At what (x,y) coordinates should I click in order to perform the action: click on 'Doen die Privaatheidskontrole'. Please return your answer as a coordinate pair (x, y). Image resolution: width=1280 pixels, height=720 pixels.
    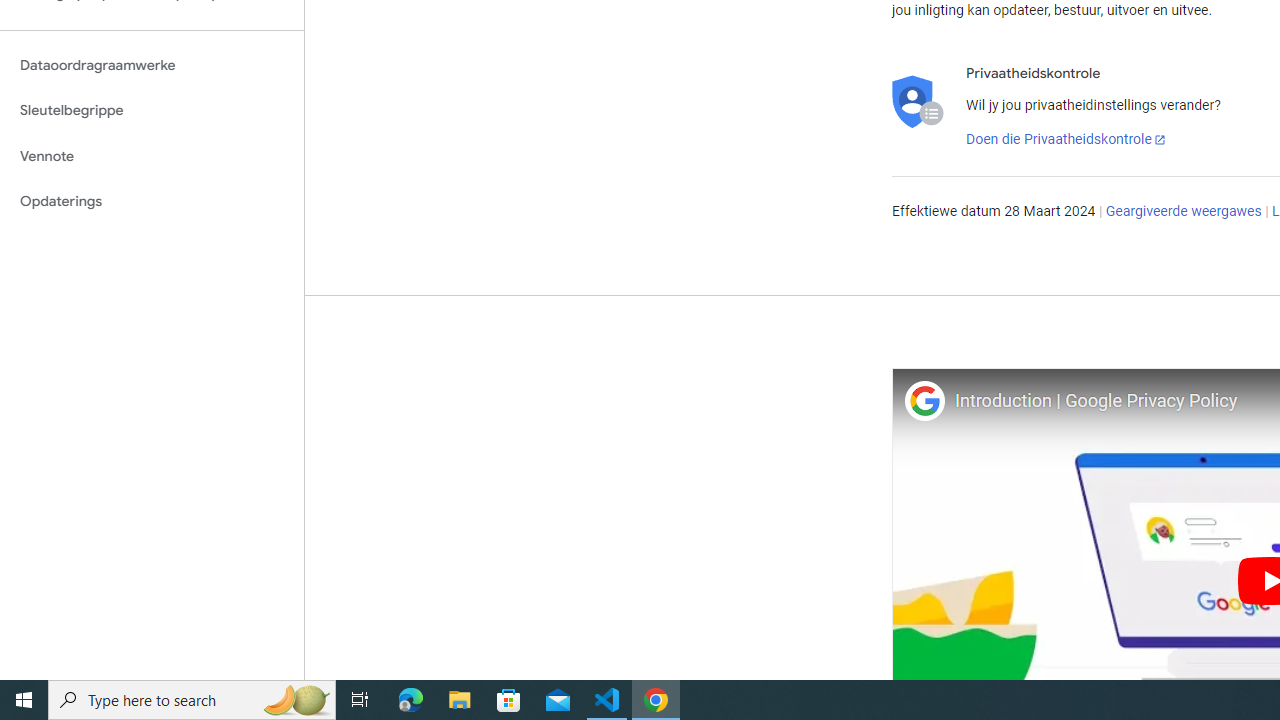
    Looking at the image, I should click on (1065, 139).